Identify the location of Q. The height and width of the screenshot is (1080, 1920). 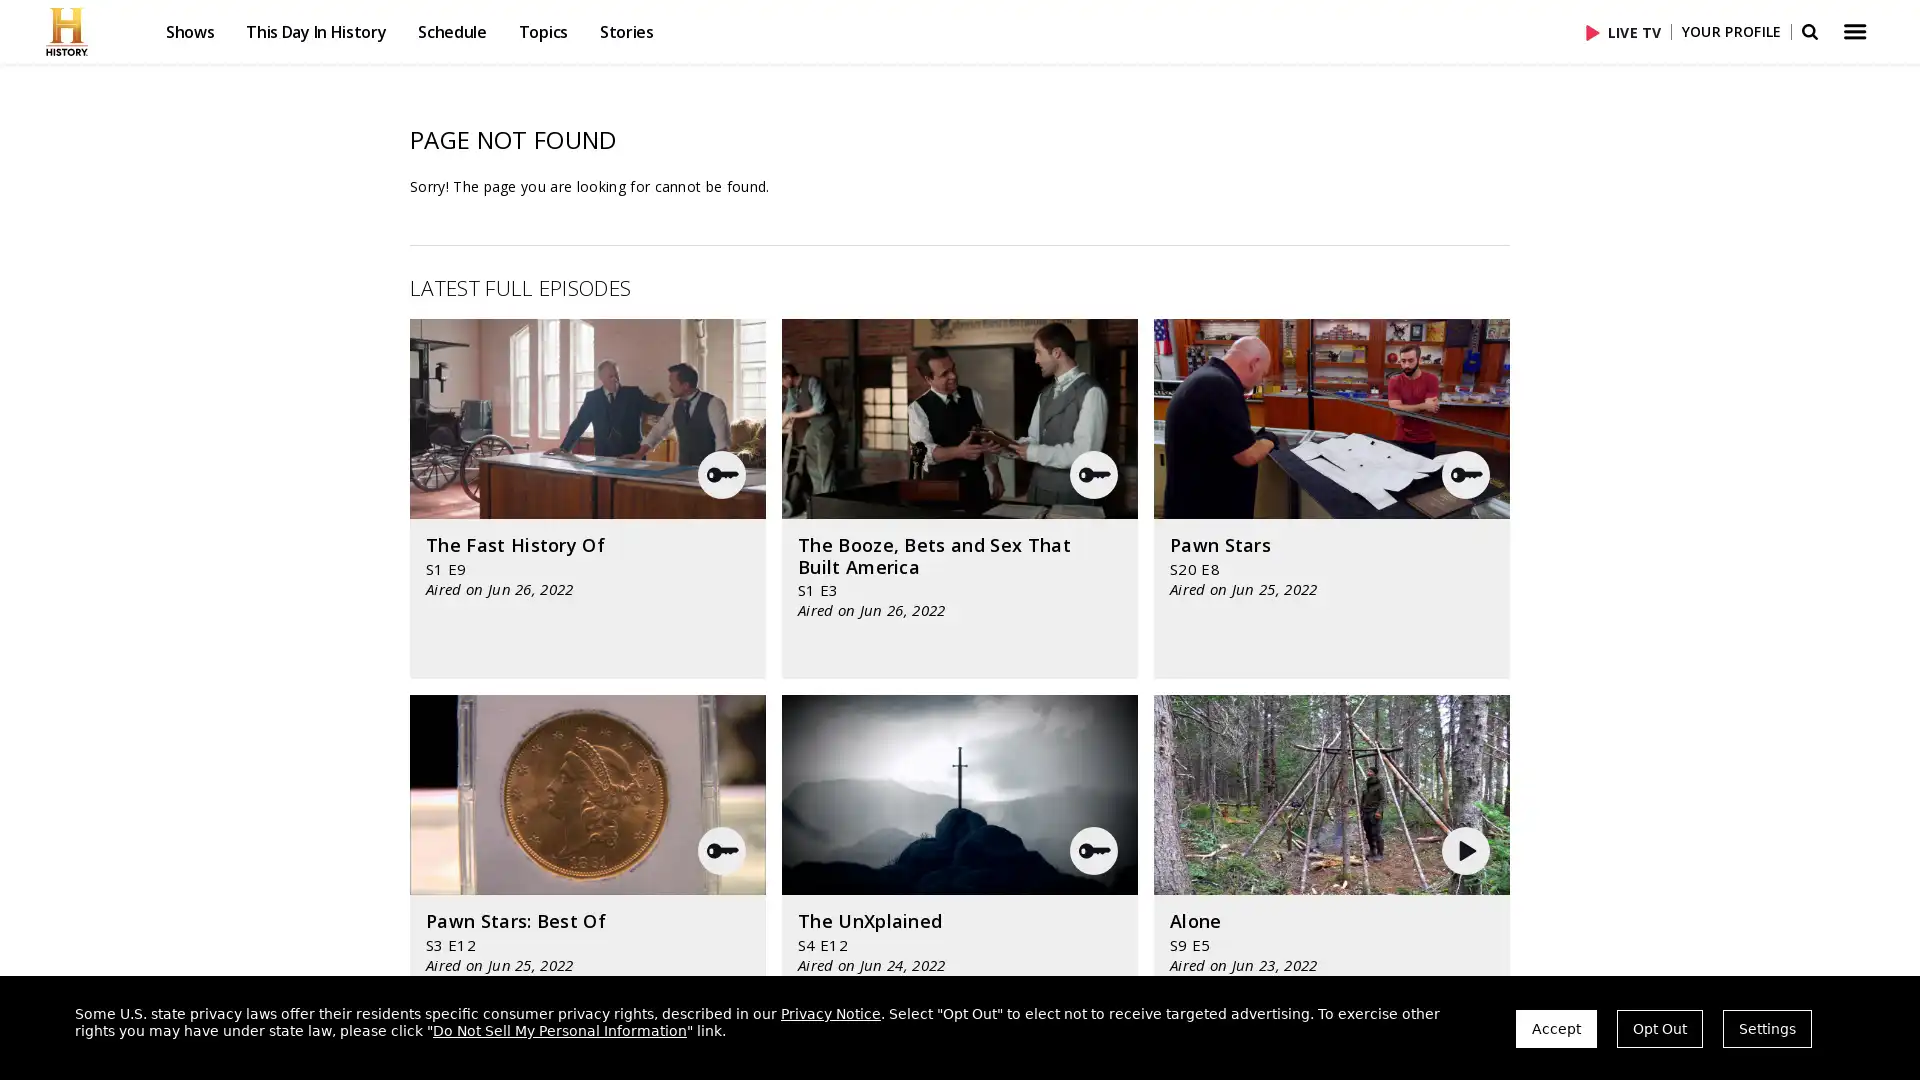
(1093, 474).